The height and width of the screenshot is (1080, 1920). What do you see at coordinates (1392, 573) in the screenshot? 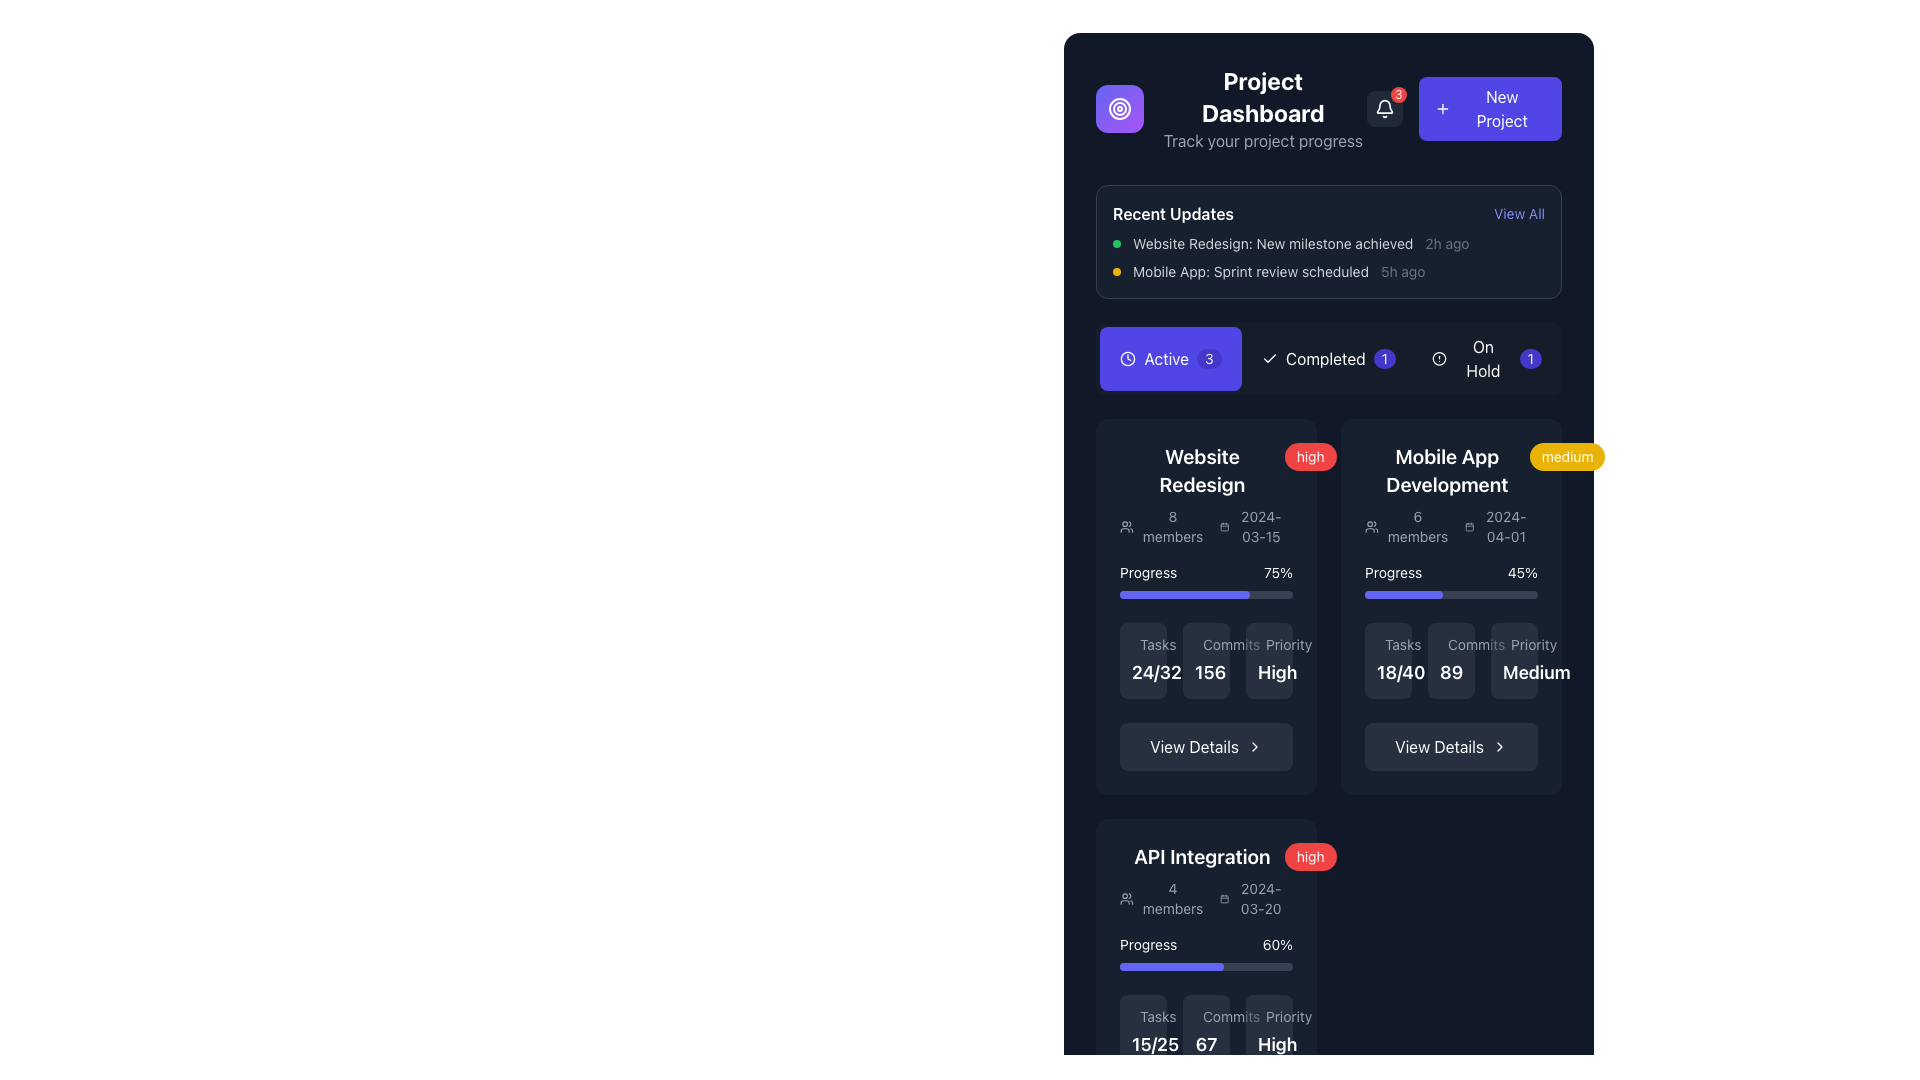
I see `the Text Label that indicates the progress tracking for 'Mobile App Development', located above the progress bar and near the '45%' metric` at bounding box center [1392, 573].